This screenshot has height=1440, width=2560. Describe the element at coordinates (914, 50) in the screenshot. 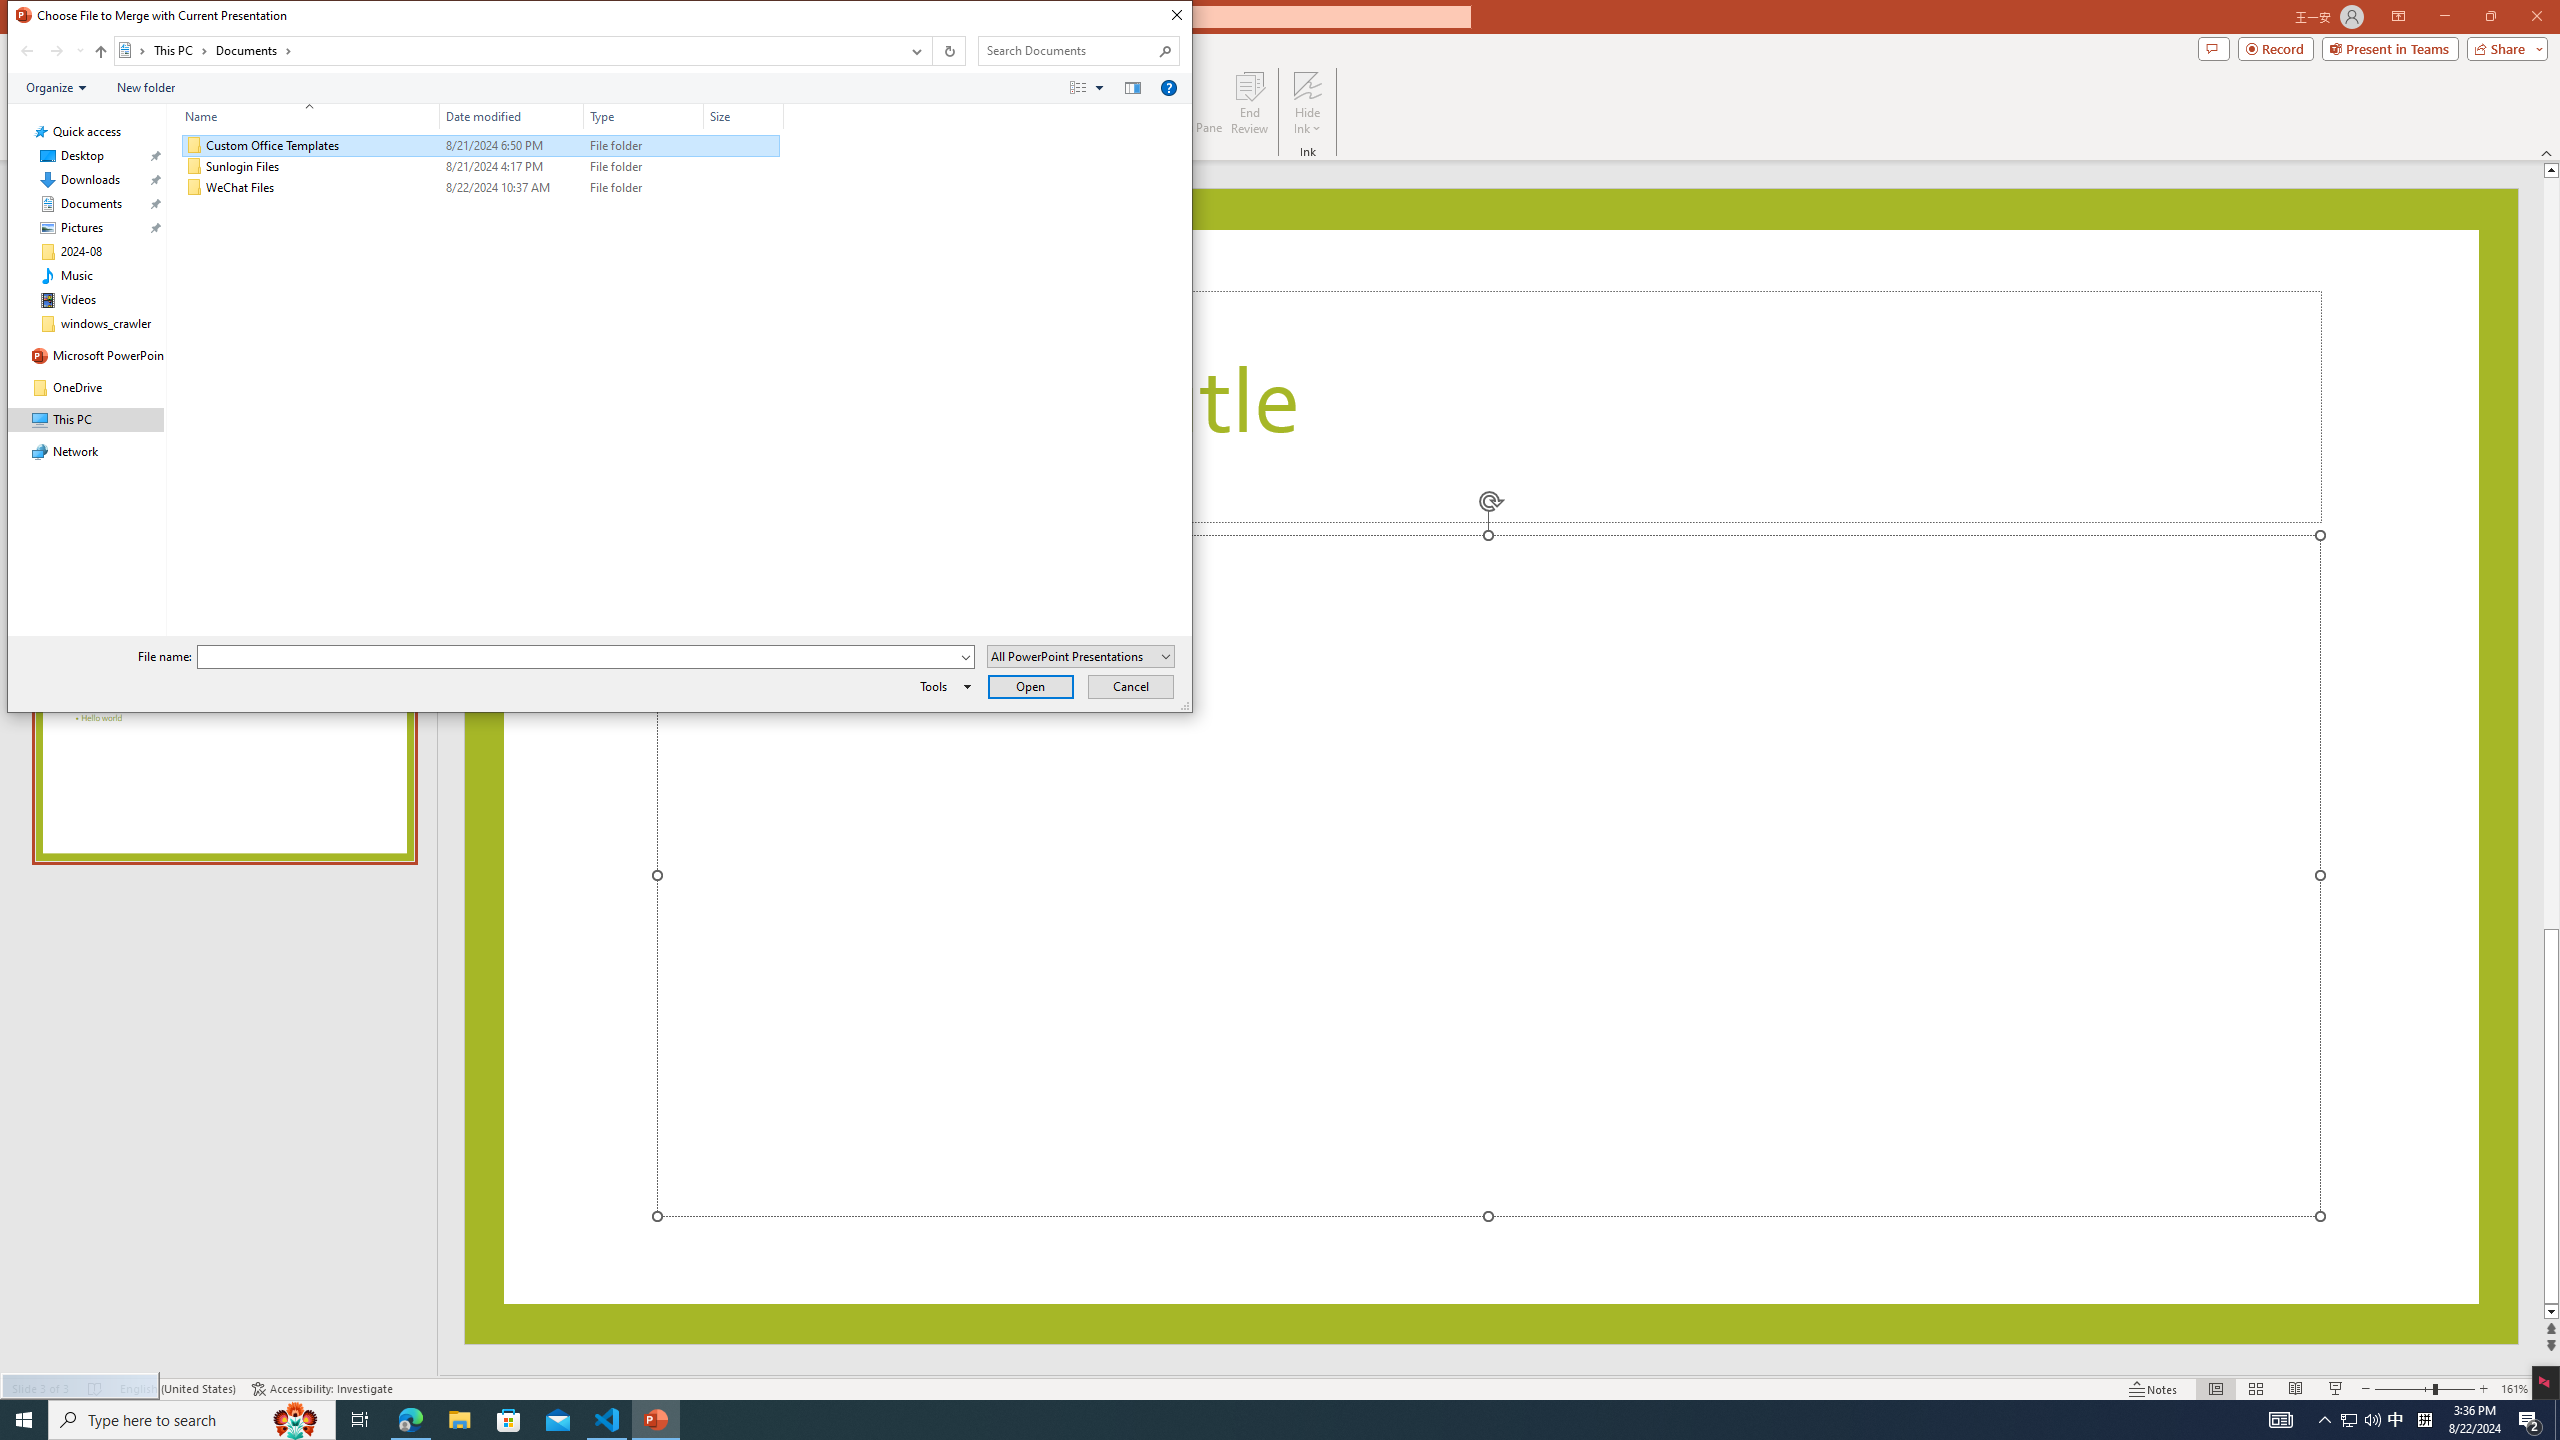

I see `'Previous Locations'` at that location.